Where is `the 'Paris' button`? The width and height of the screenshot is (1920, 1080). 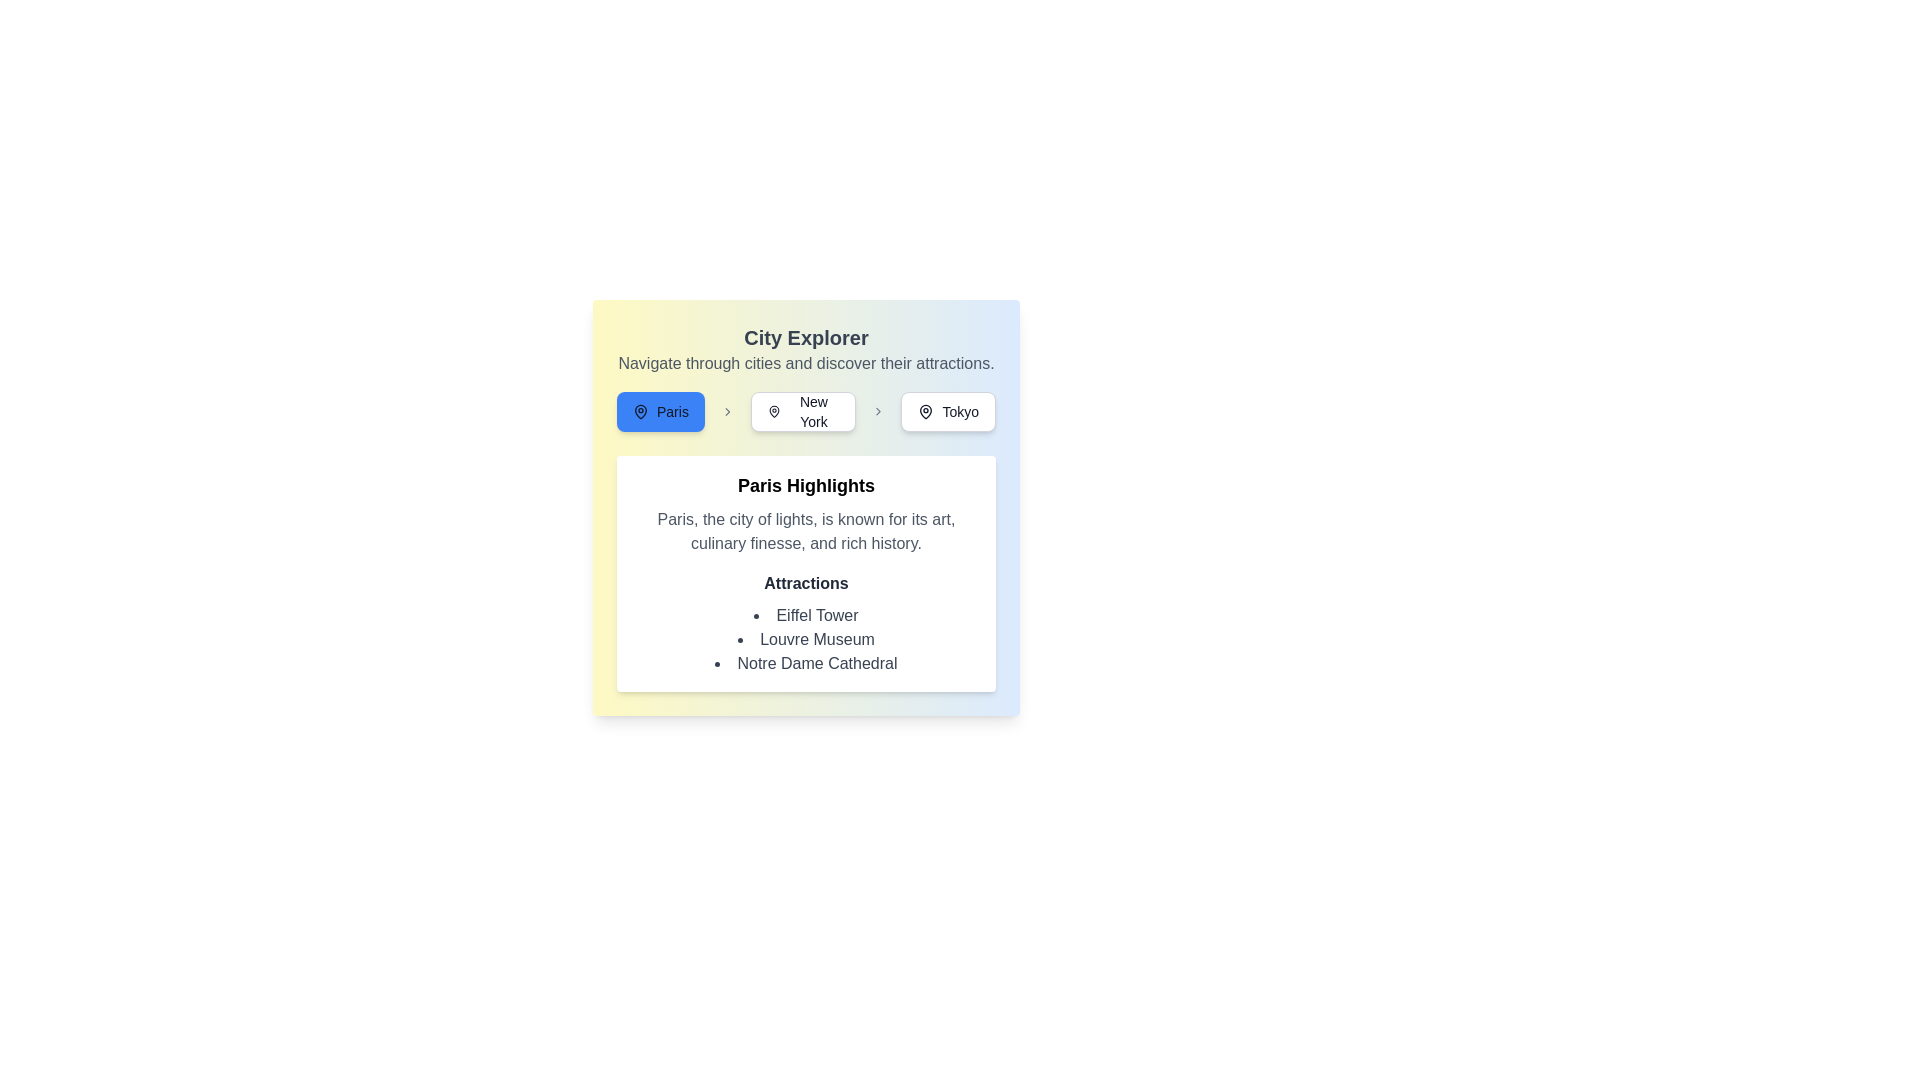
the 'Paris' button is located at coordinates (672, 411).